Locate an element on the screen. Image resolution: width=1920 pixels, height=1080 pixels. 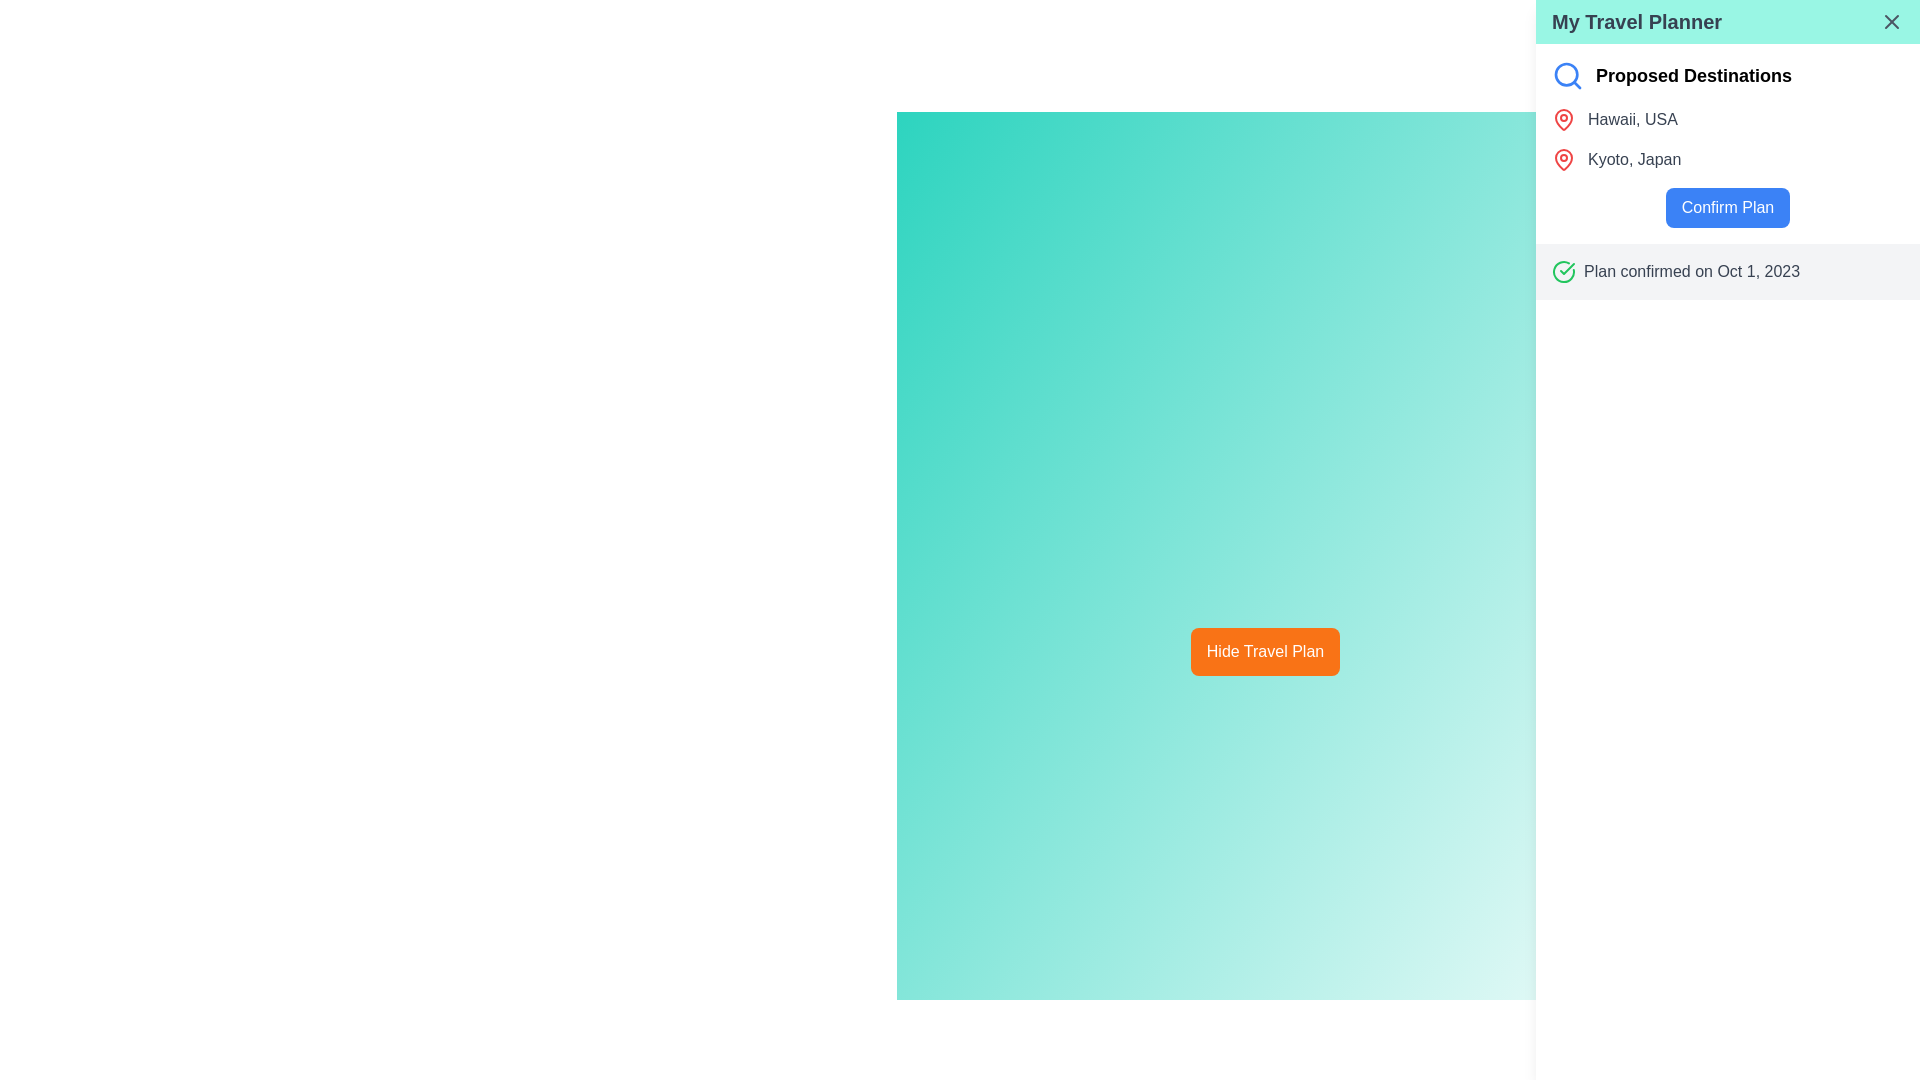
the search icon located at the top of the sidebar, positioned to the left of the text 'Proposed Destinations', to trigger the tooltip or focus effect is located at coordinates (1567, 75).